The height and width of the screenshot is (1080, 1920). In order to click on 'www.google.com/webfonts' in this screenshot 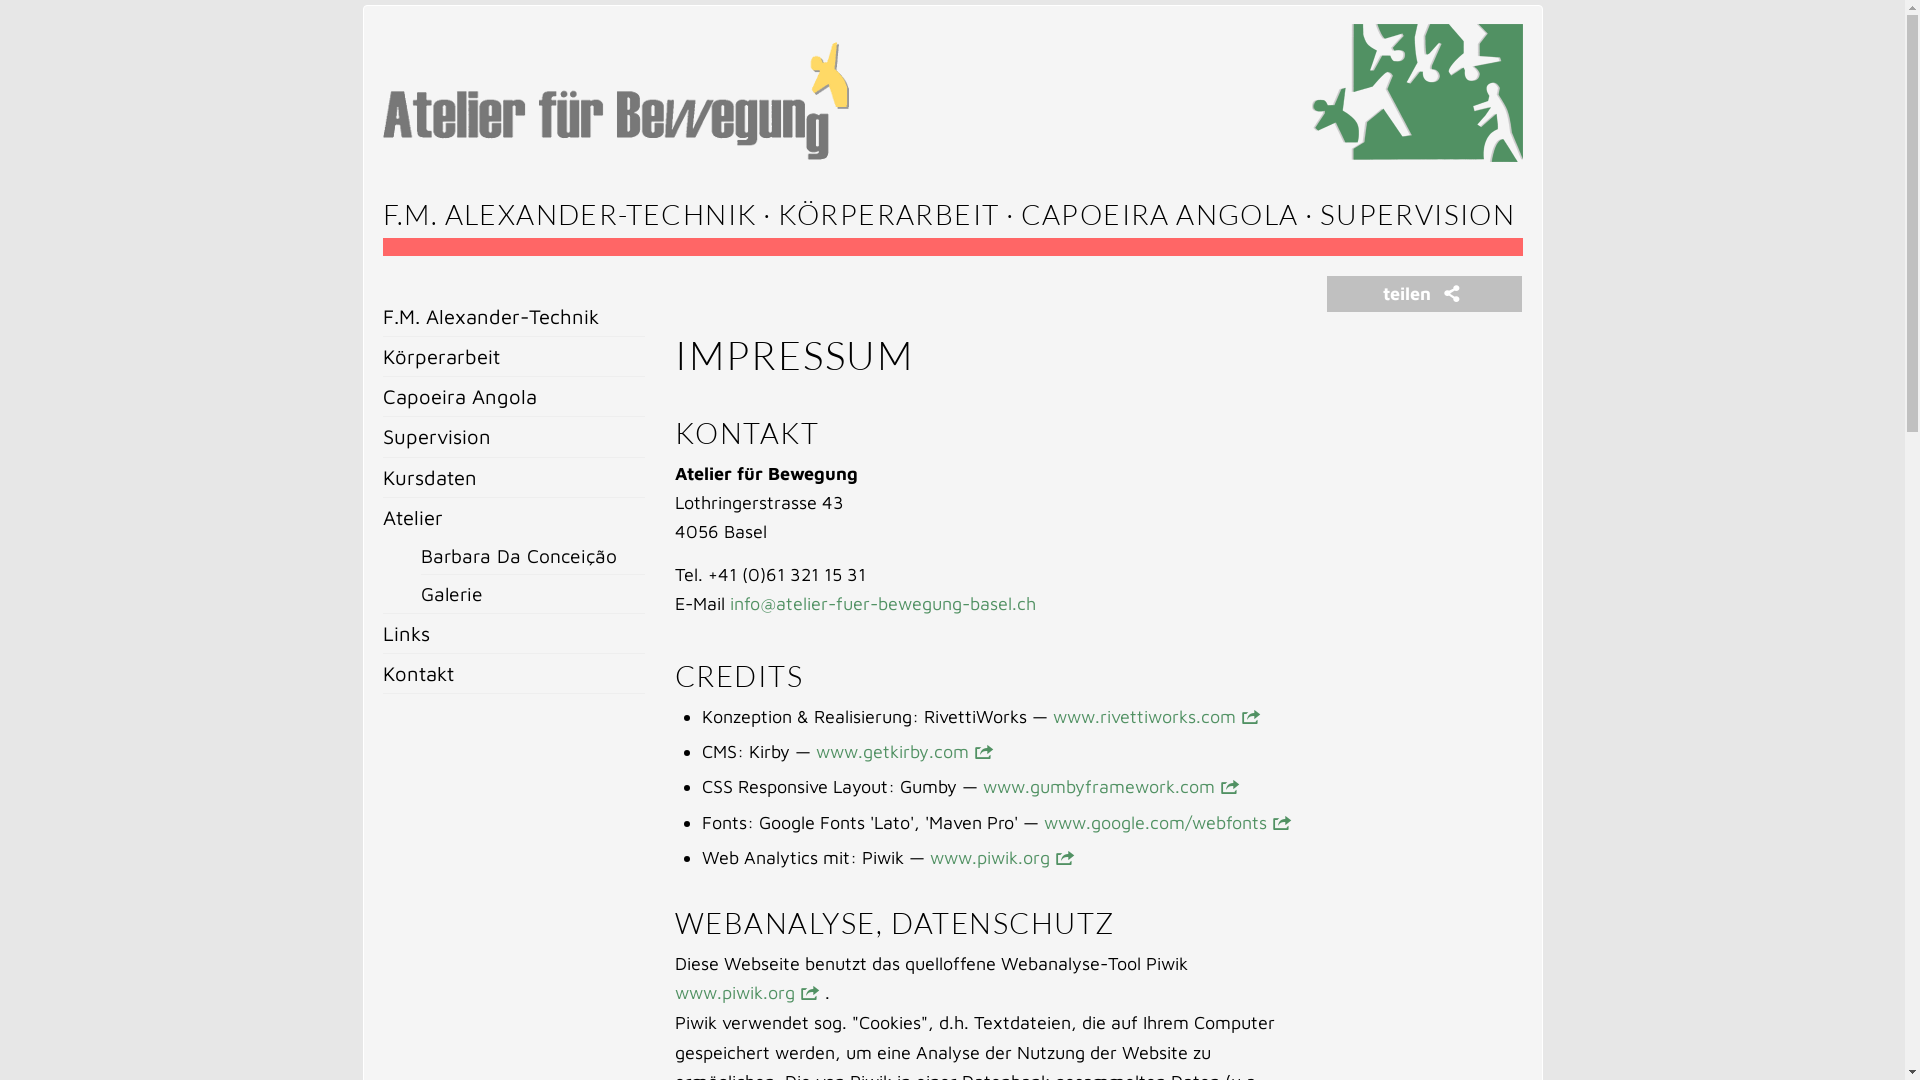, I will do `click(1155, 822)`.